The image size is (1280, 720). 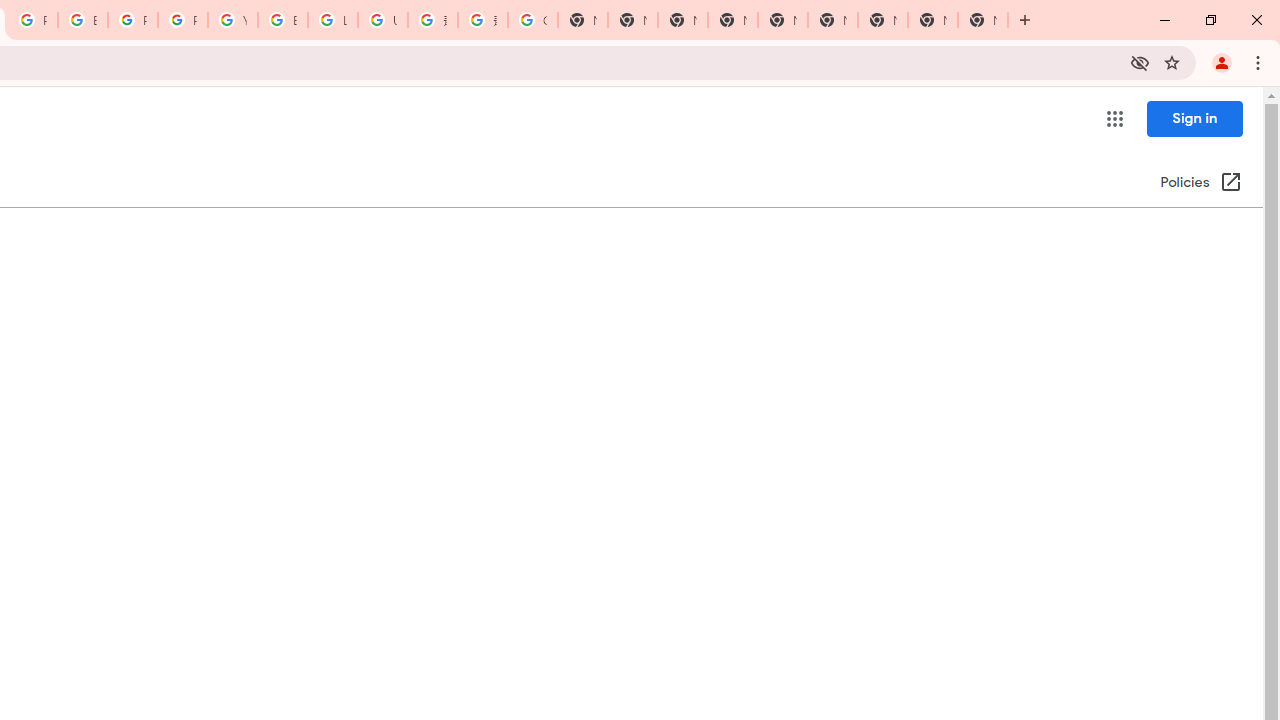 What do you see at coordinates (232, 20) in the screenshot?
I see `'YouTube'` at bounding box center [232, 20].